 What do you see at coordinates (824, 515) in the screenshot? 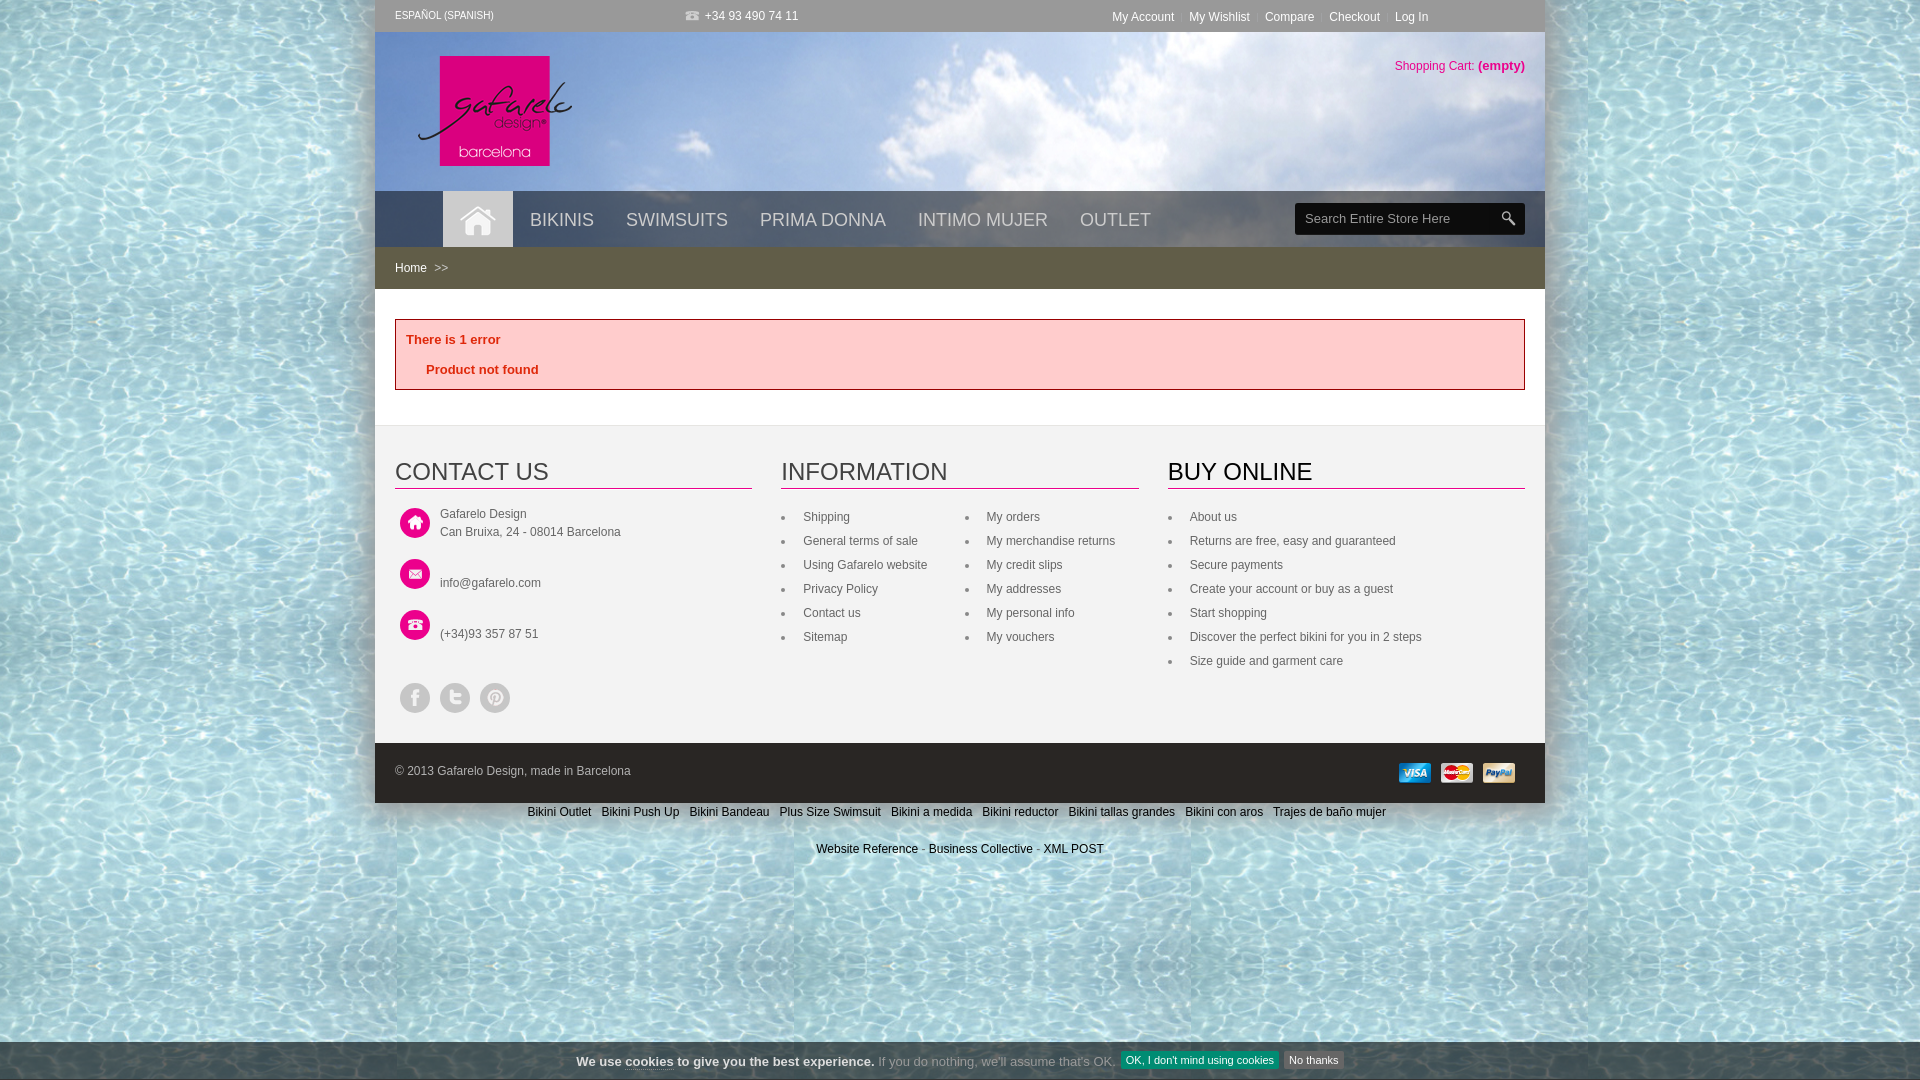
I see `'Shipping'` at bounding box center [824, 515].